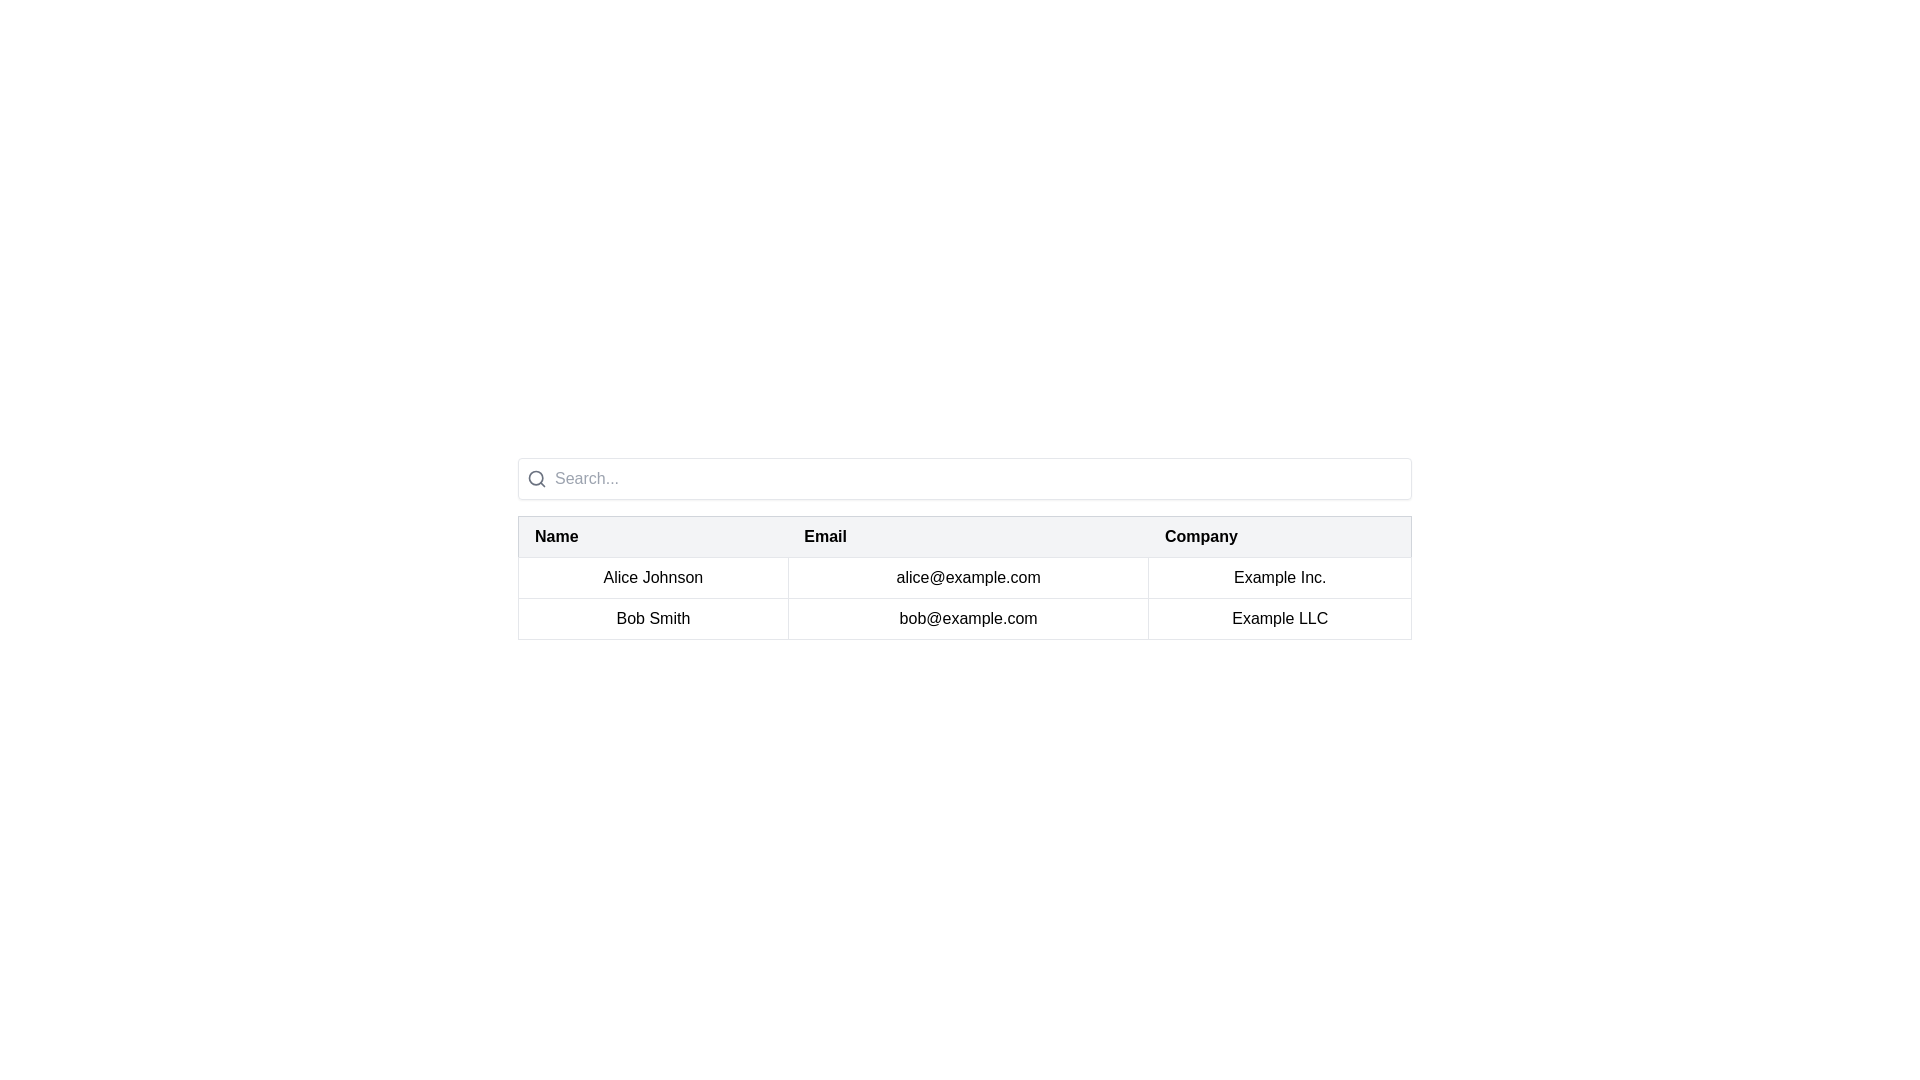 The width and height of the screenshot is (1920, 1080). What do you see at coordinates (556, 535) in the screenshot?
I see `the 'Name' text label, which is styled in bold and positioned in the top-left corner of the data table header row` at bounding box center [556, 535].